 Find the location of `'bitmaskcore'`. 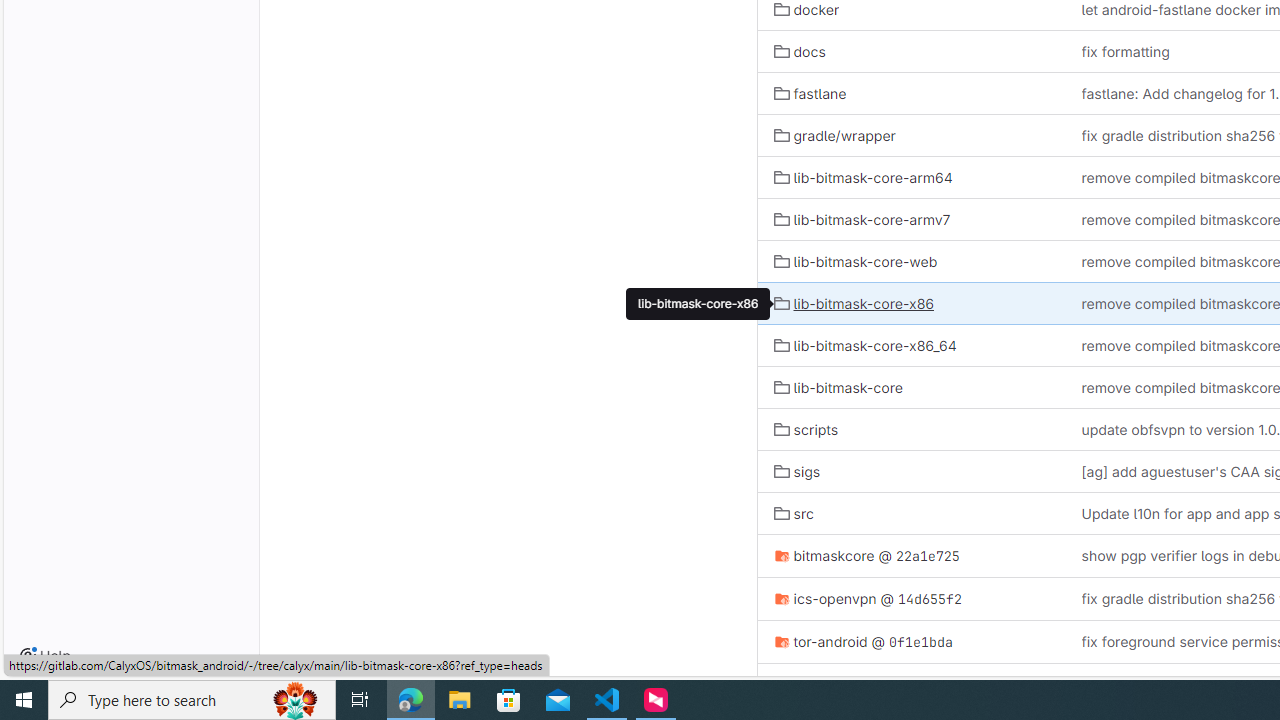

'bitmaskcore' is located at coordinates (824, 555).